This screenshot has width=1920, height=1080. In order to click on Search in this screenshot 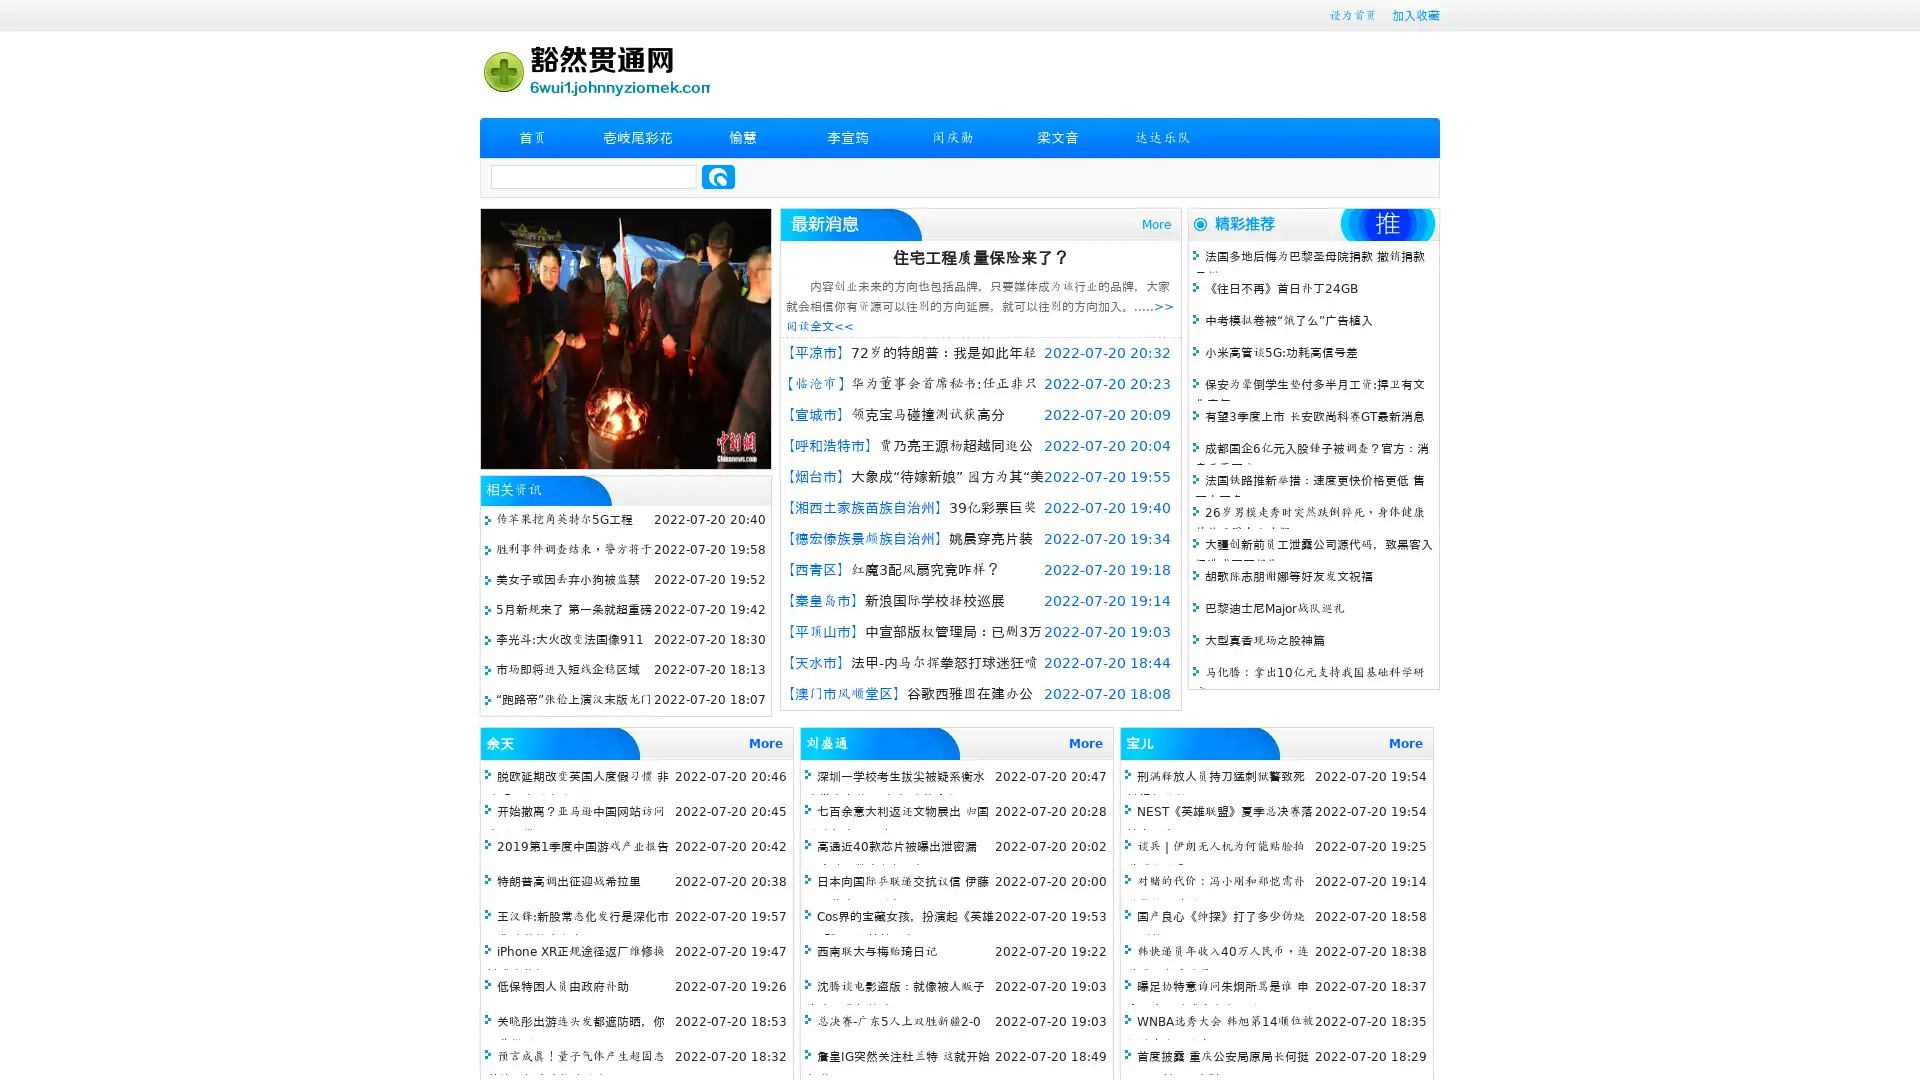, I will do `click(718, 176)`.